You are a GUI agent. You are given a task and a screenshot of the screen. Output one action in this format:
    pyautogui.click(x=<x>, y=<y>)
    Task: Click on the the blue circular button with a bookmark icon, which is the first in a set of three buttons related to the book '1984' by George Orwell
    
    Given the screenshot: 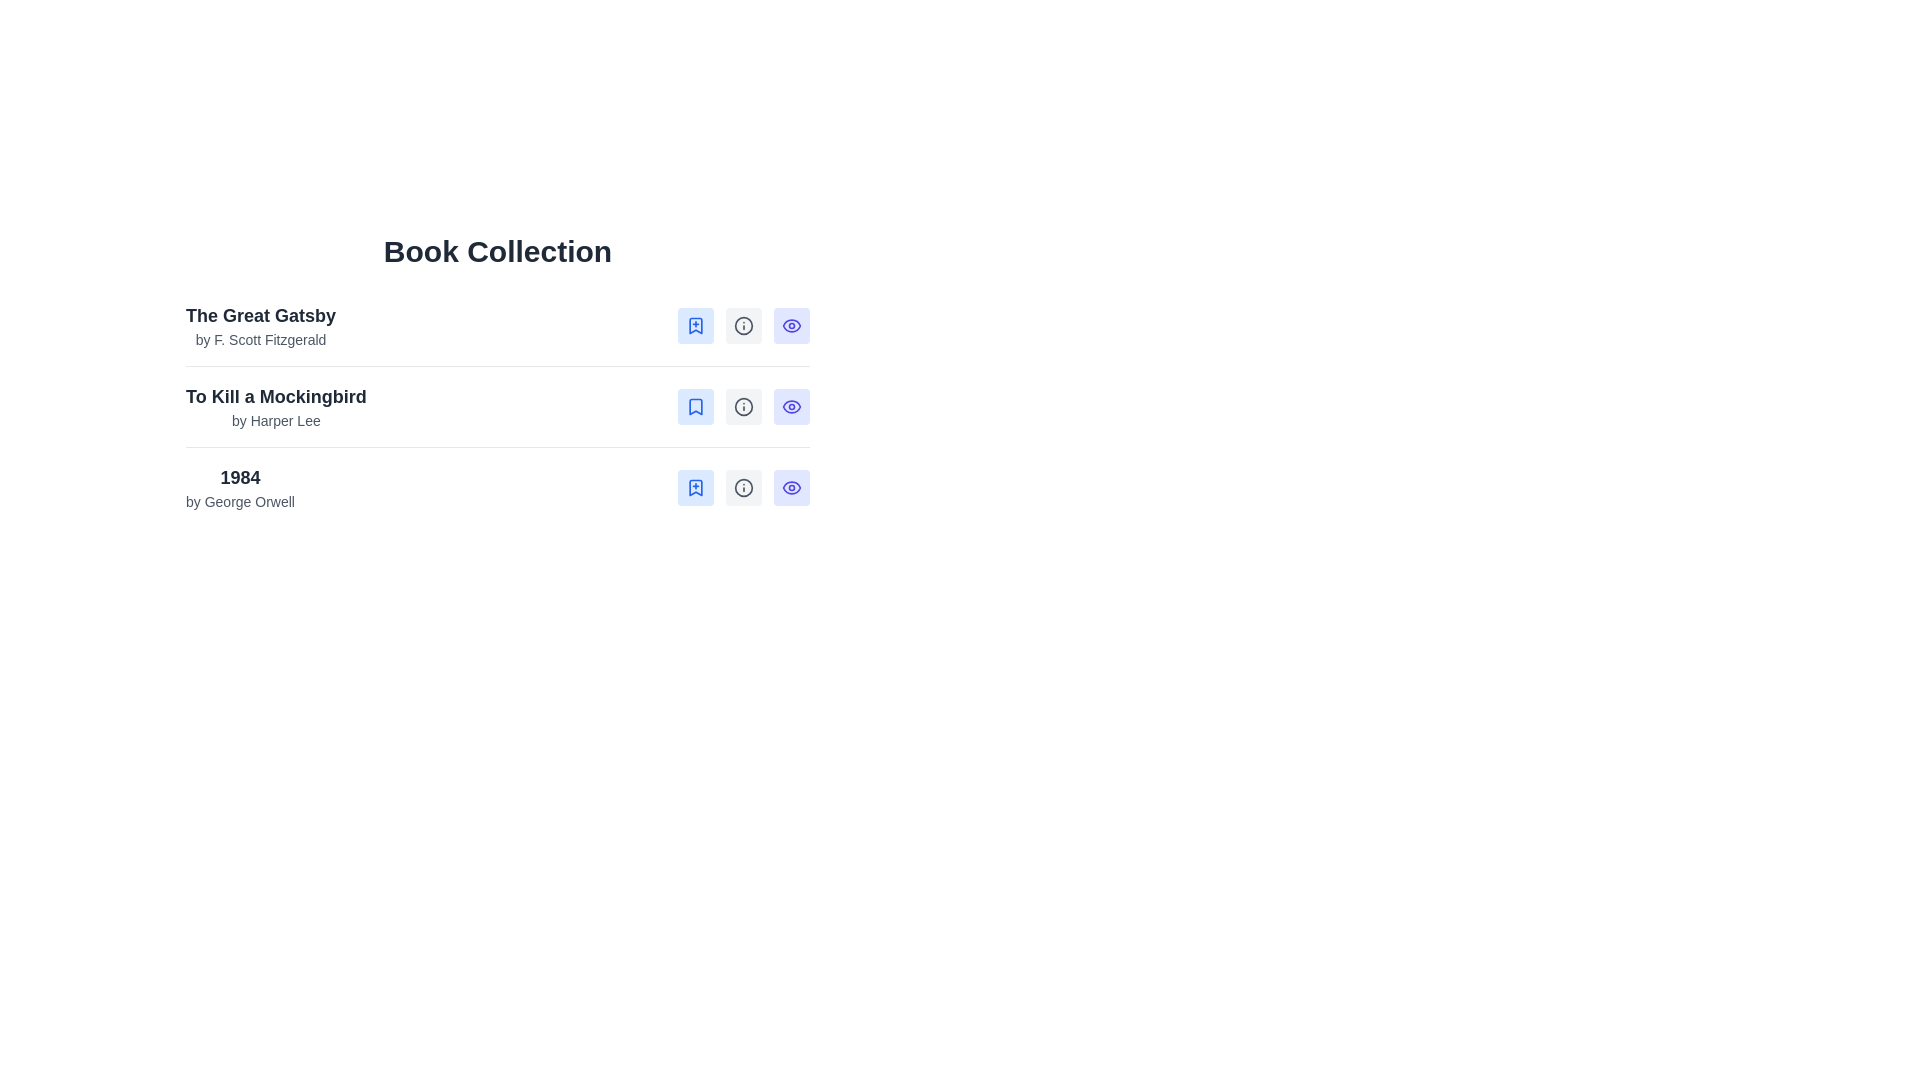 What is the action you would take?
    pyautogui.click(x=696, y=488)
    